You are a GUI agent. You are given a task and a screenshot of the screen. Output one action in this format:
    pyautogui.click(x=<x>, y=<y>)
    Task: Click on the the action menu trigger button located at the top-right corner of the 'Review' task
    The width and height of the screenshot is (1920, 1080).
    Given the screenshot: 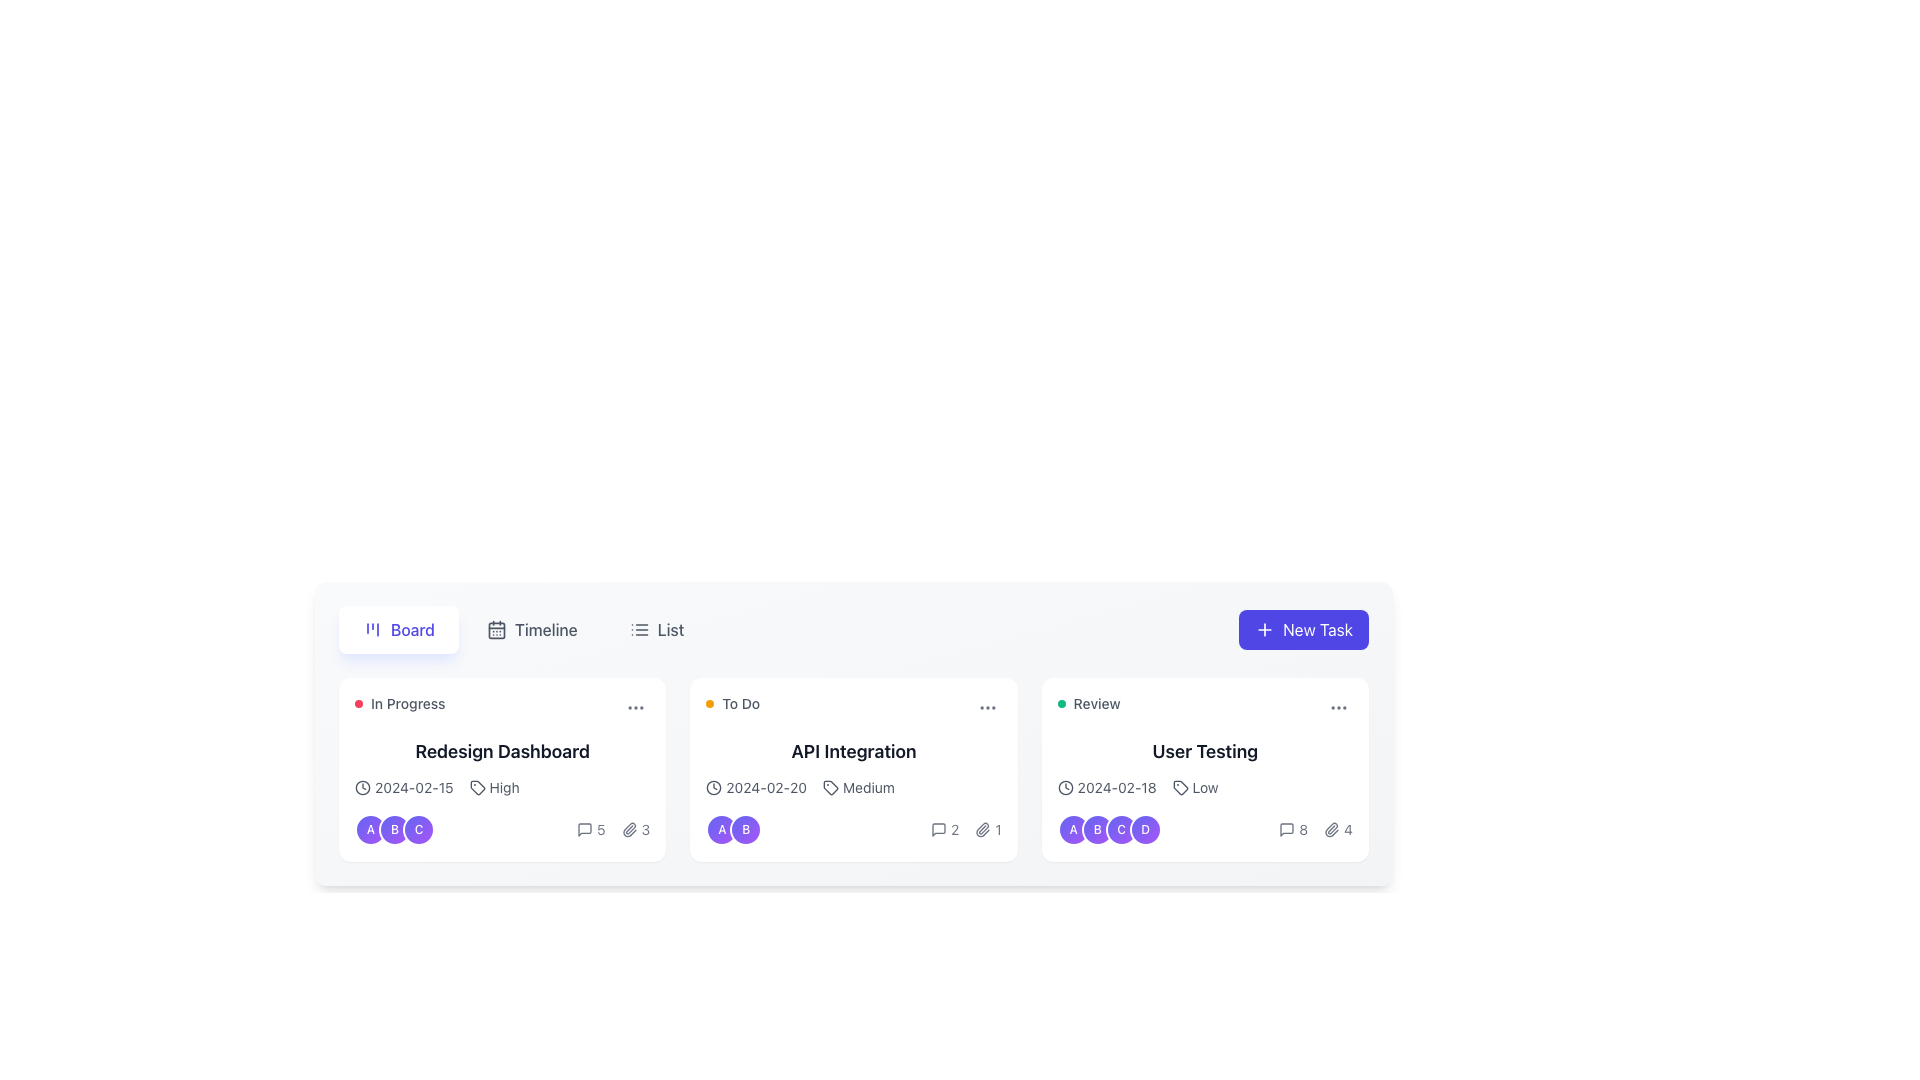 What is the action you would take?
    pyautogui.click(x=1339, y=707)
    